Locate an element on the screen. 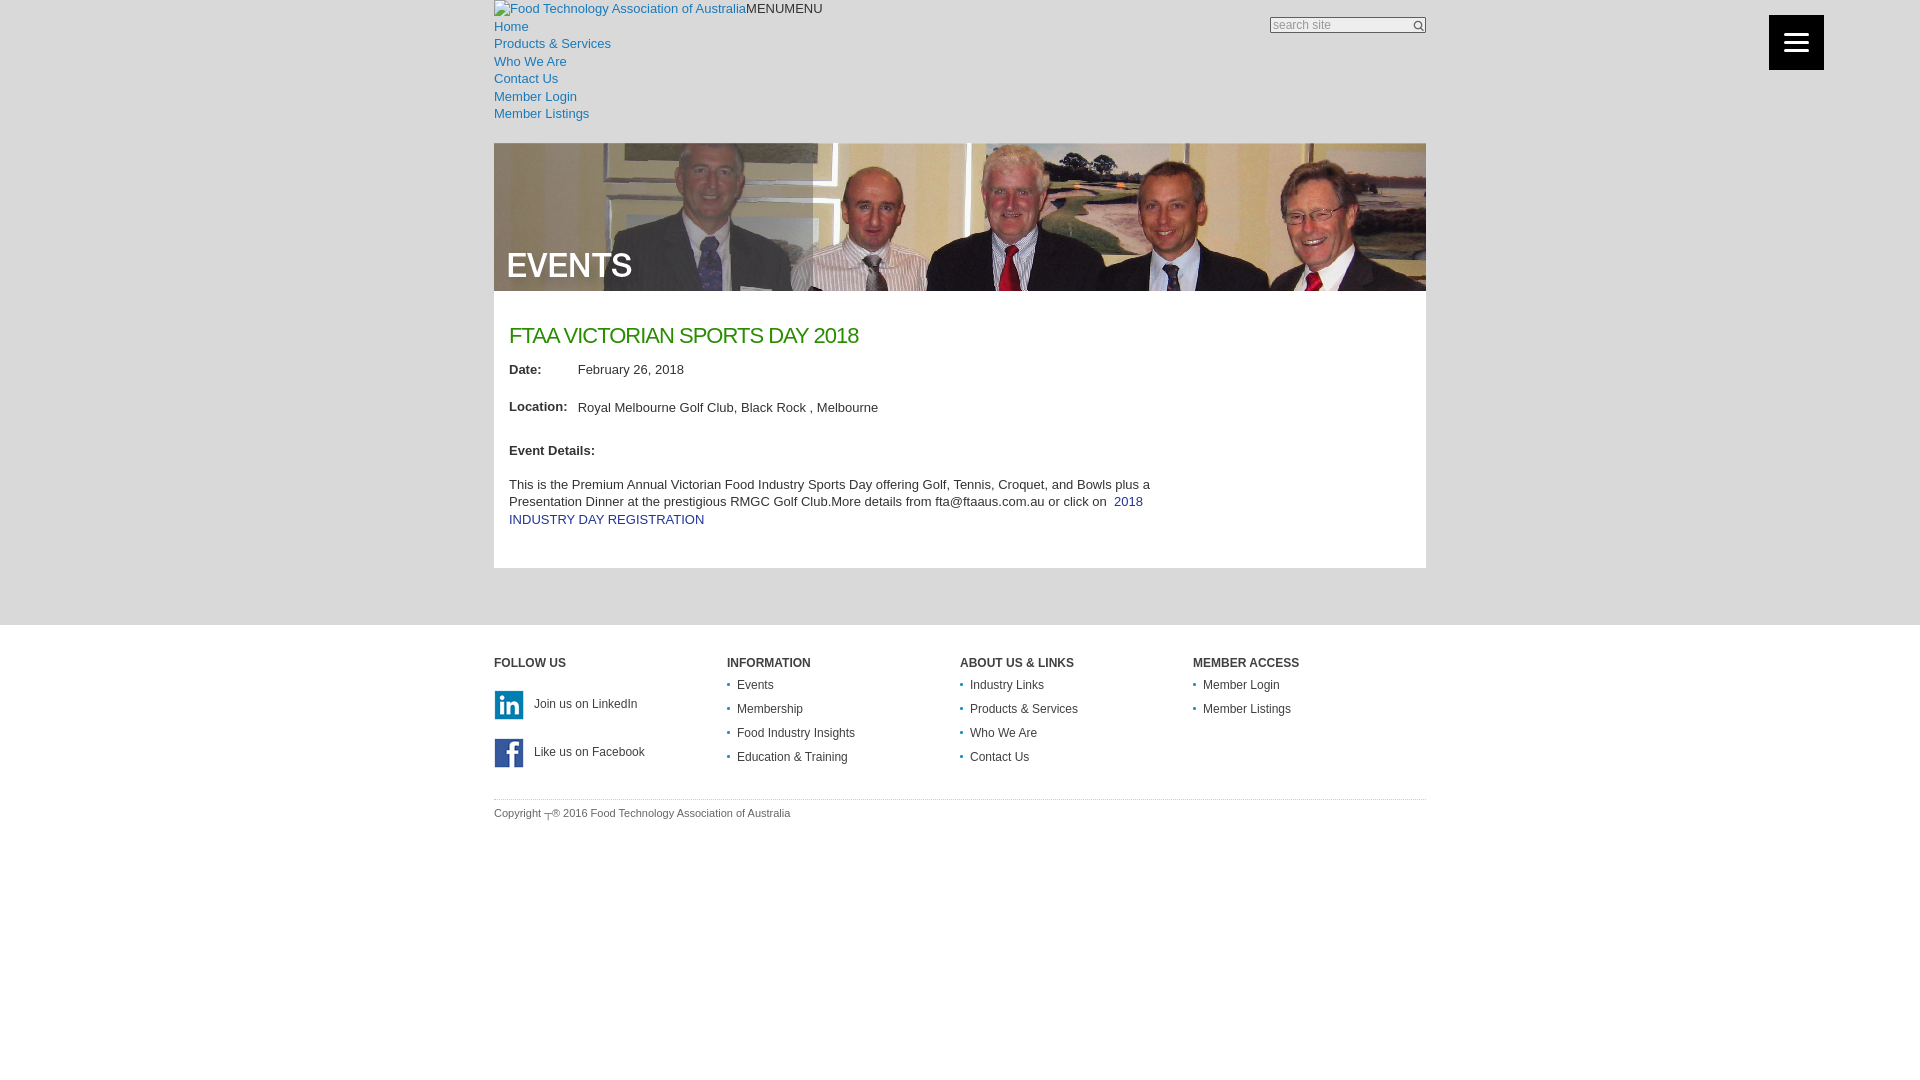 The height and width of the screenshot is (1080, 1920). 'Member Login' is located at coordinates (494, 96).